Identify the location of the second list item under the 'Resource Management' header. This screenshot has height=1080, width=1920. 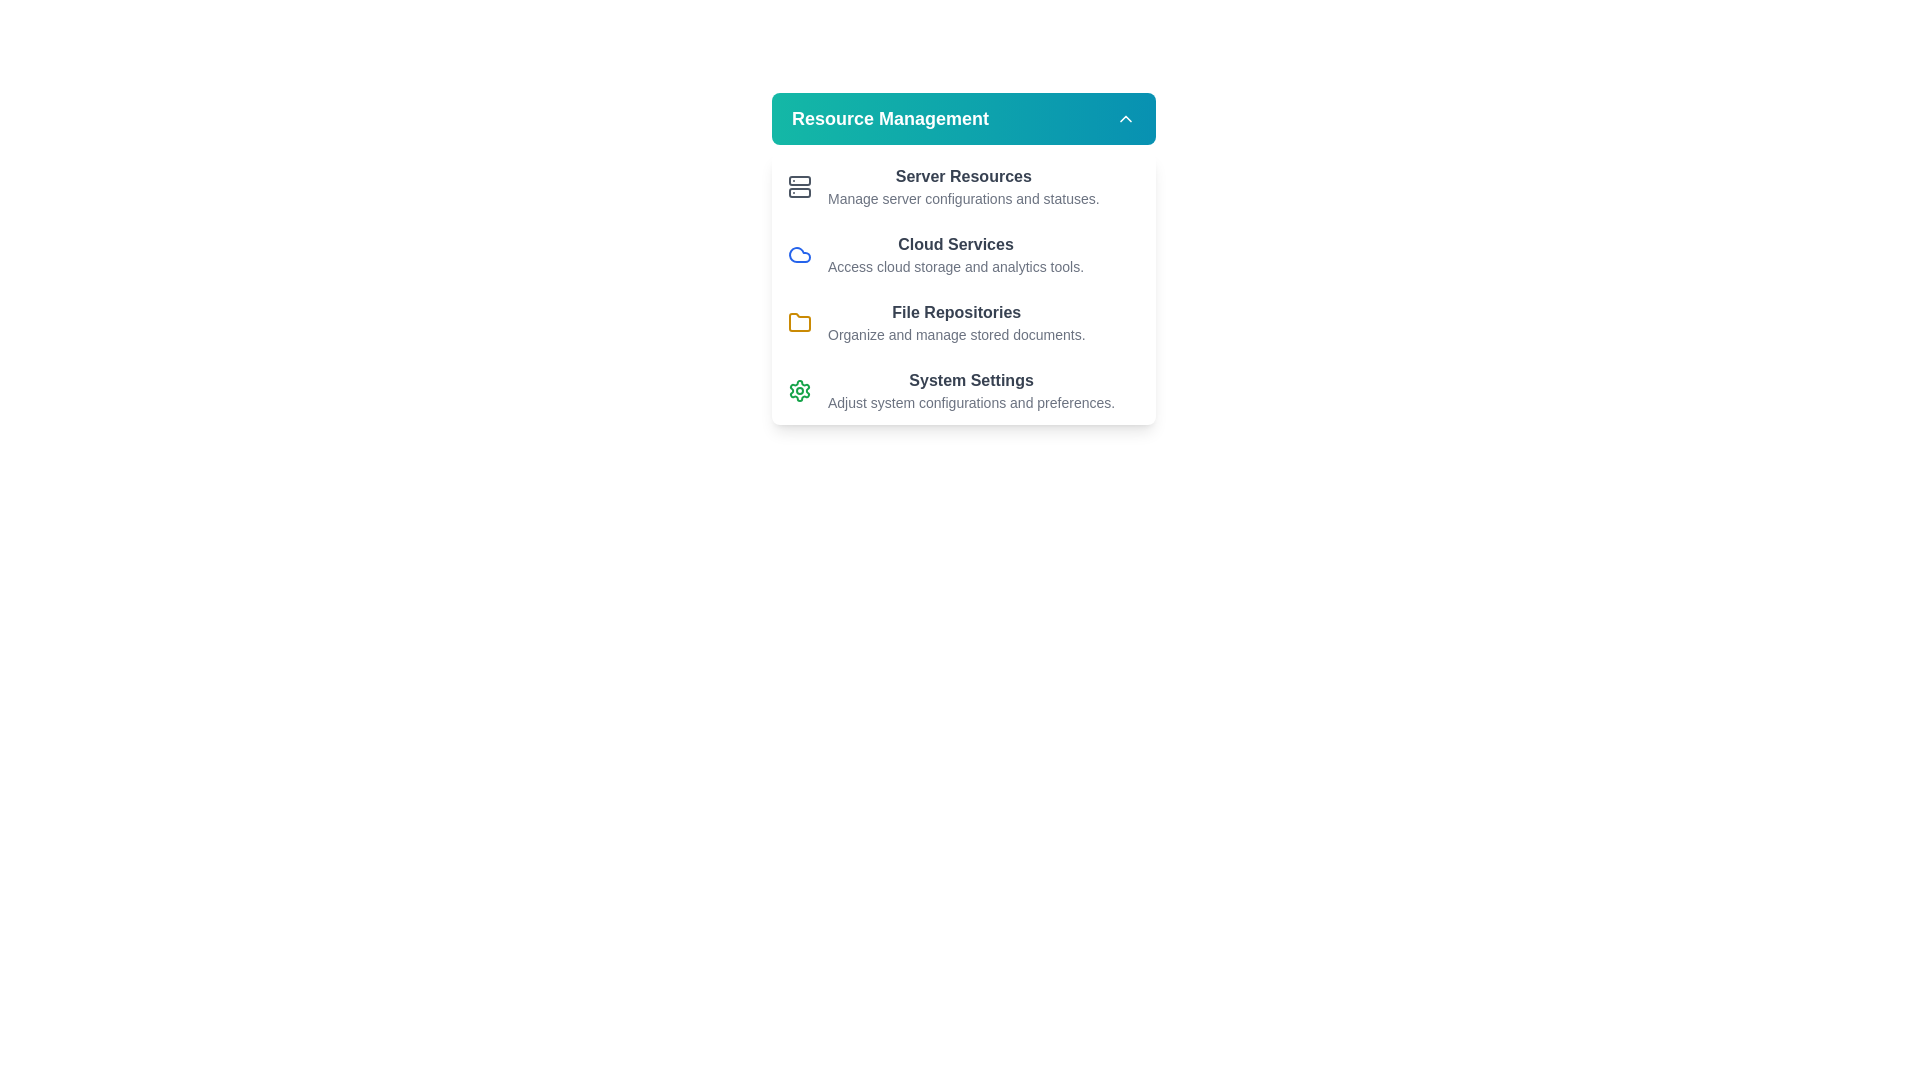
(964, 253).